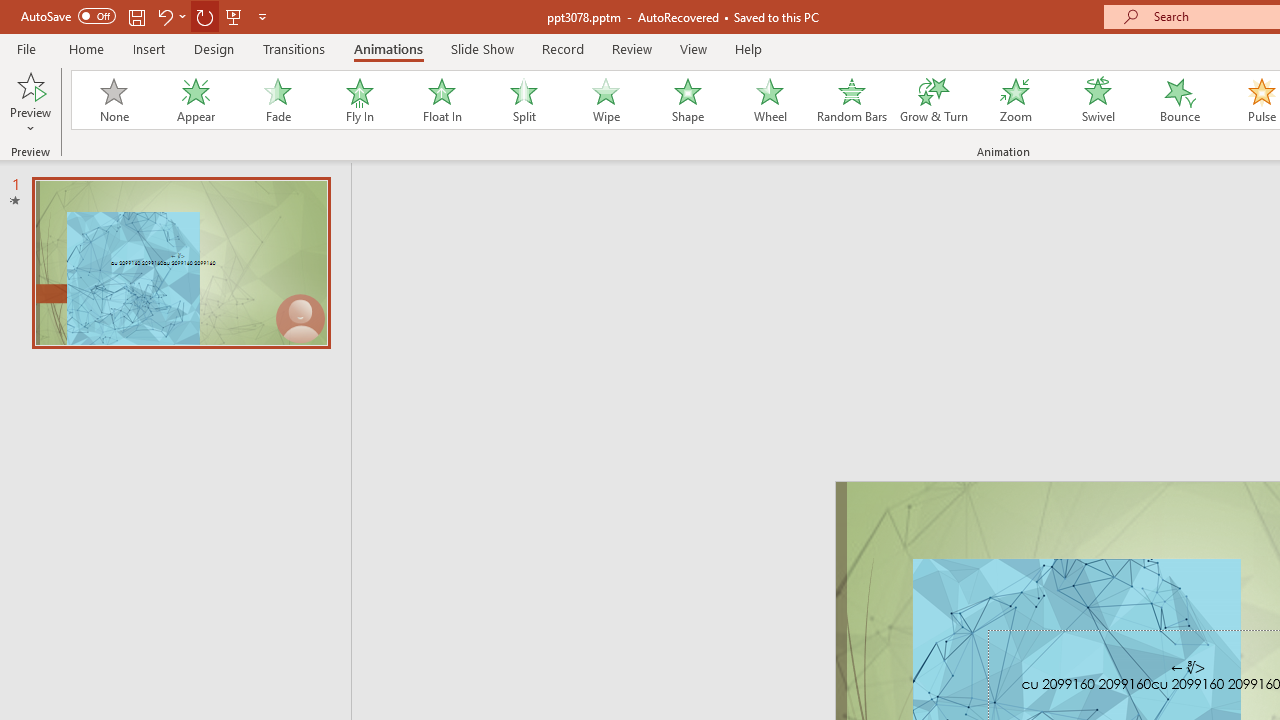 The width and height of the screenshot is (1280, 720). Describe the element at coordinates (440, 100) in the screenshot. I see `'Float In'` at that location.